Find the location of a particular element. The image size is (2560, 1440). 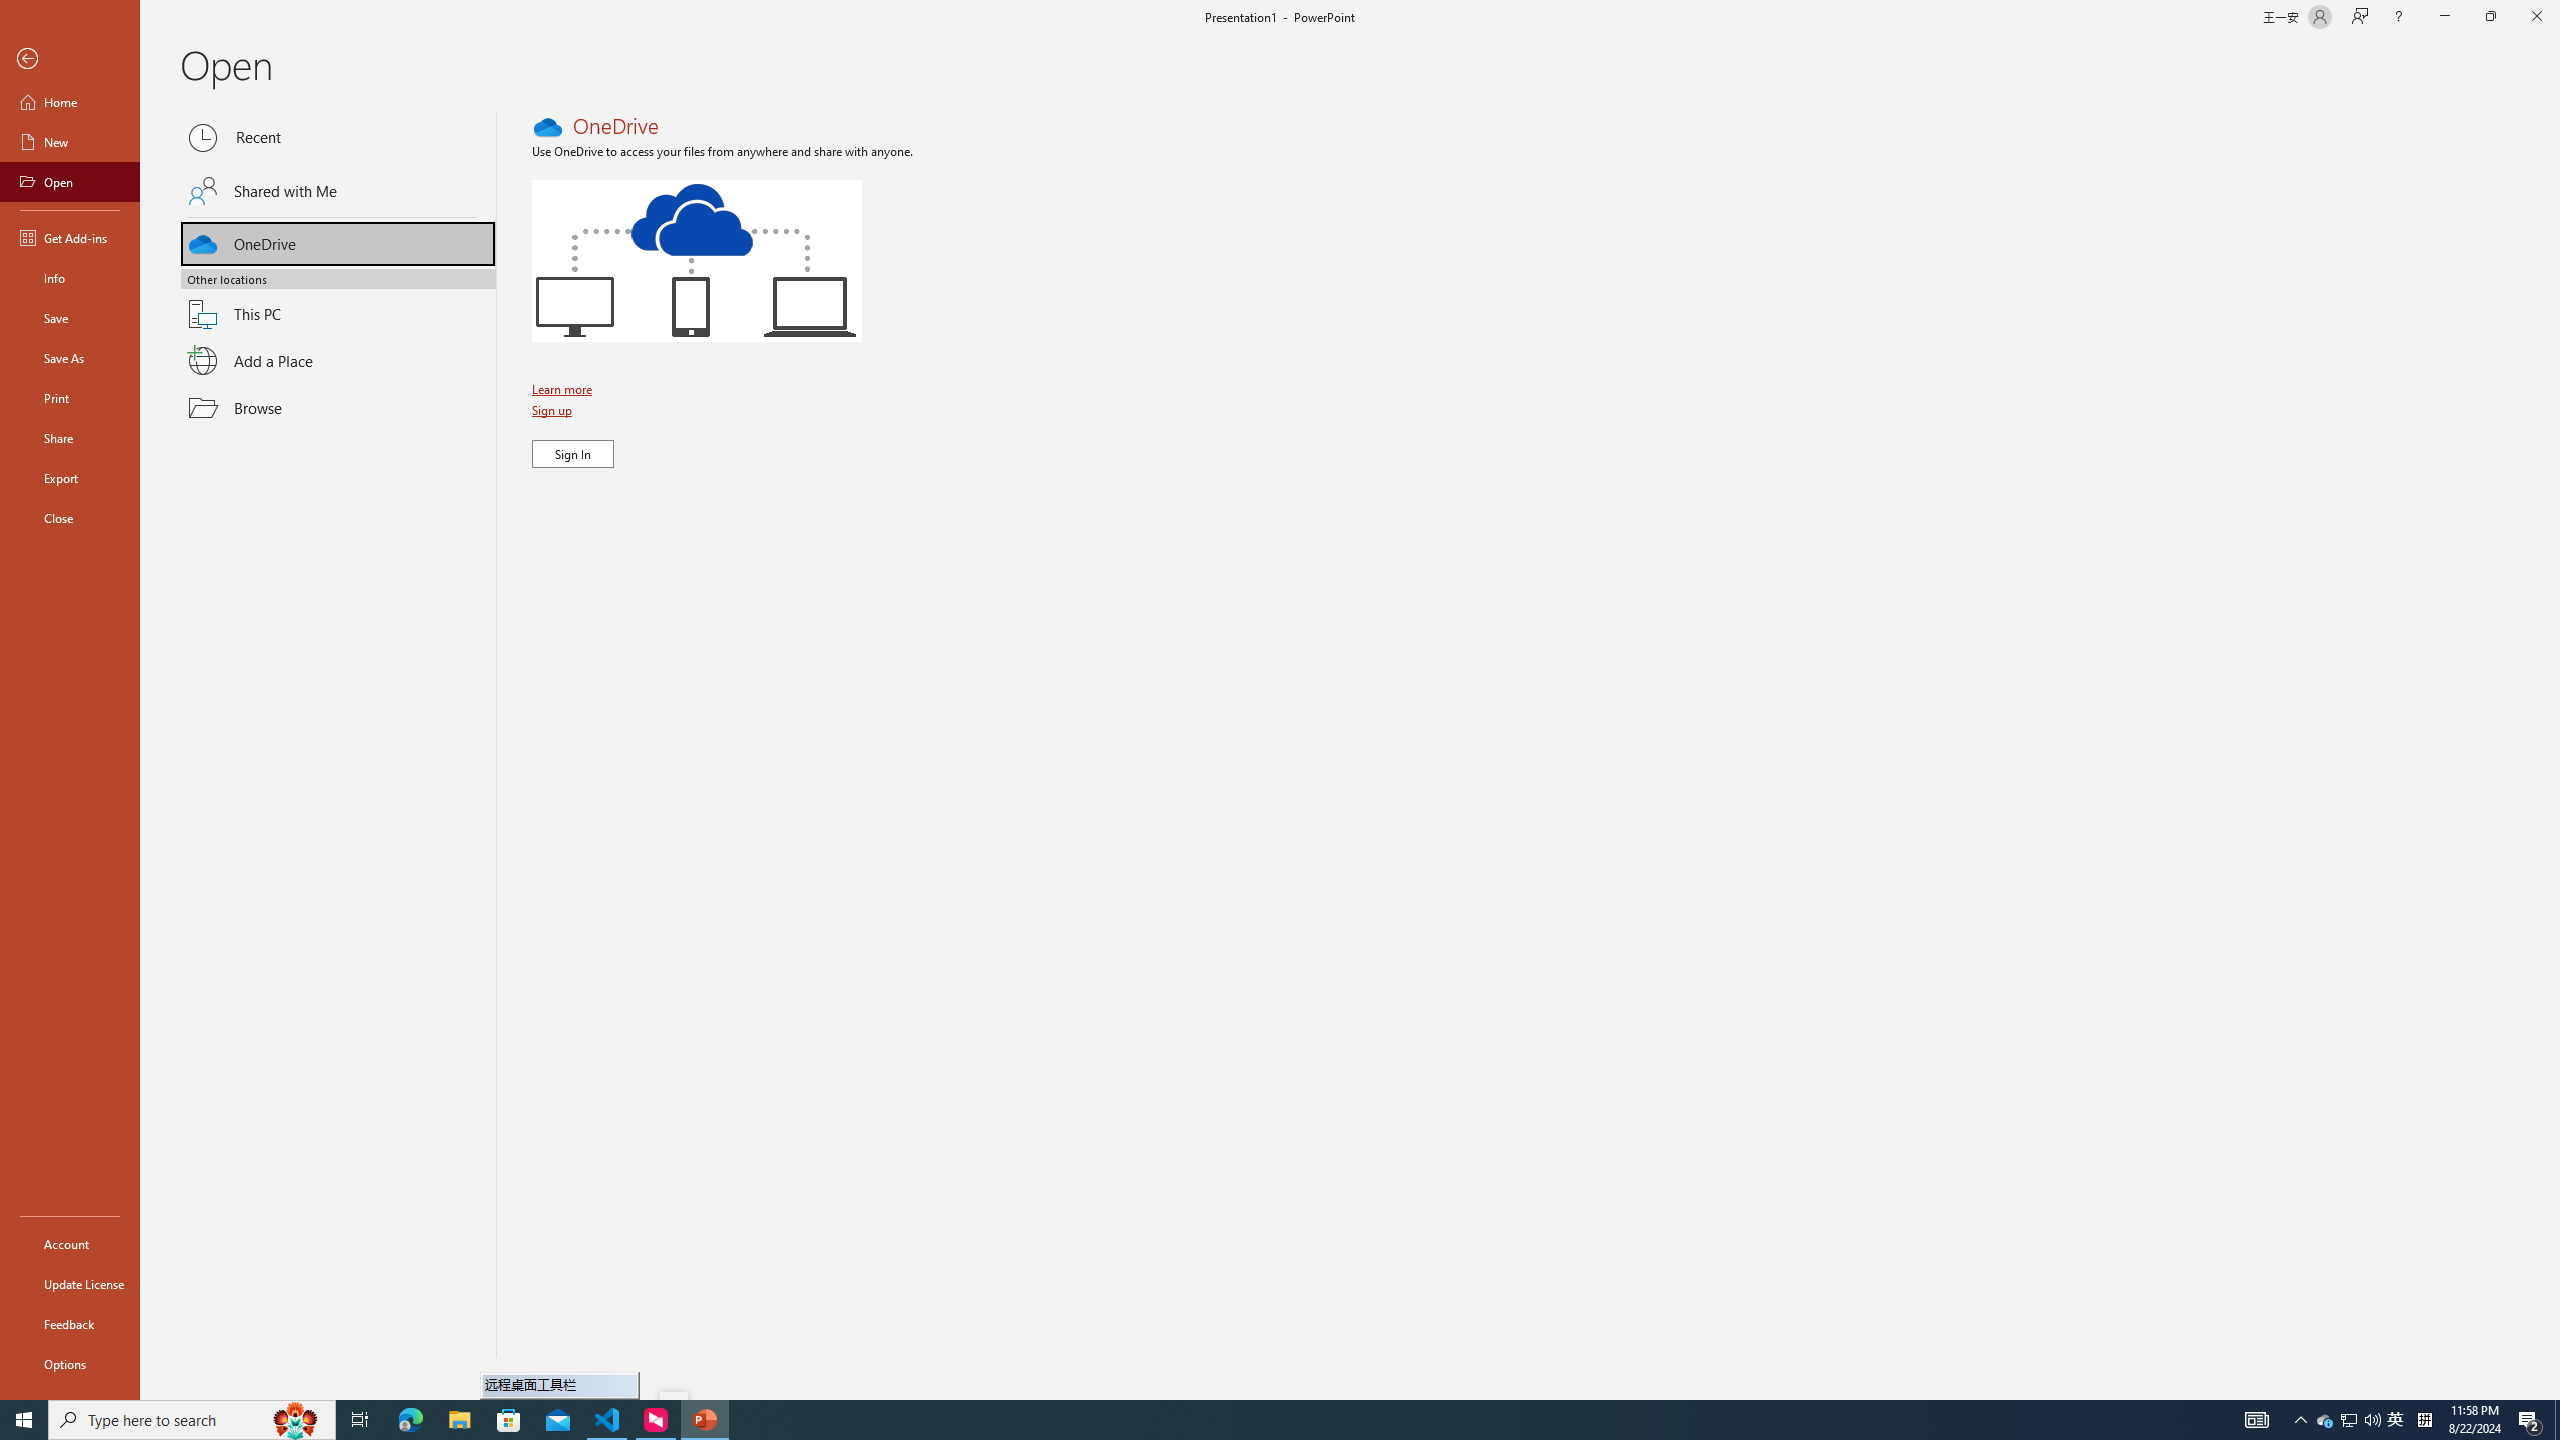

'Update License' is located at coordinates (69, 1283).